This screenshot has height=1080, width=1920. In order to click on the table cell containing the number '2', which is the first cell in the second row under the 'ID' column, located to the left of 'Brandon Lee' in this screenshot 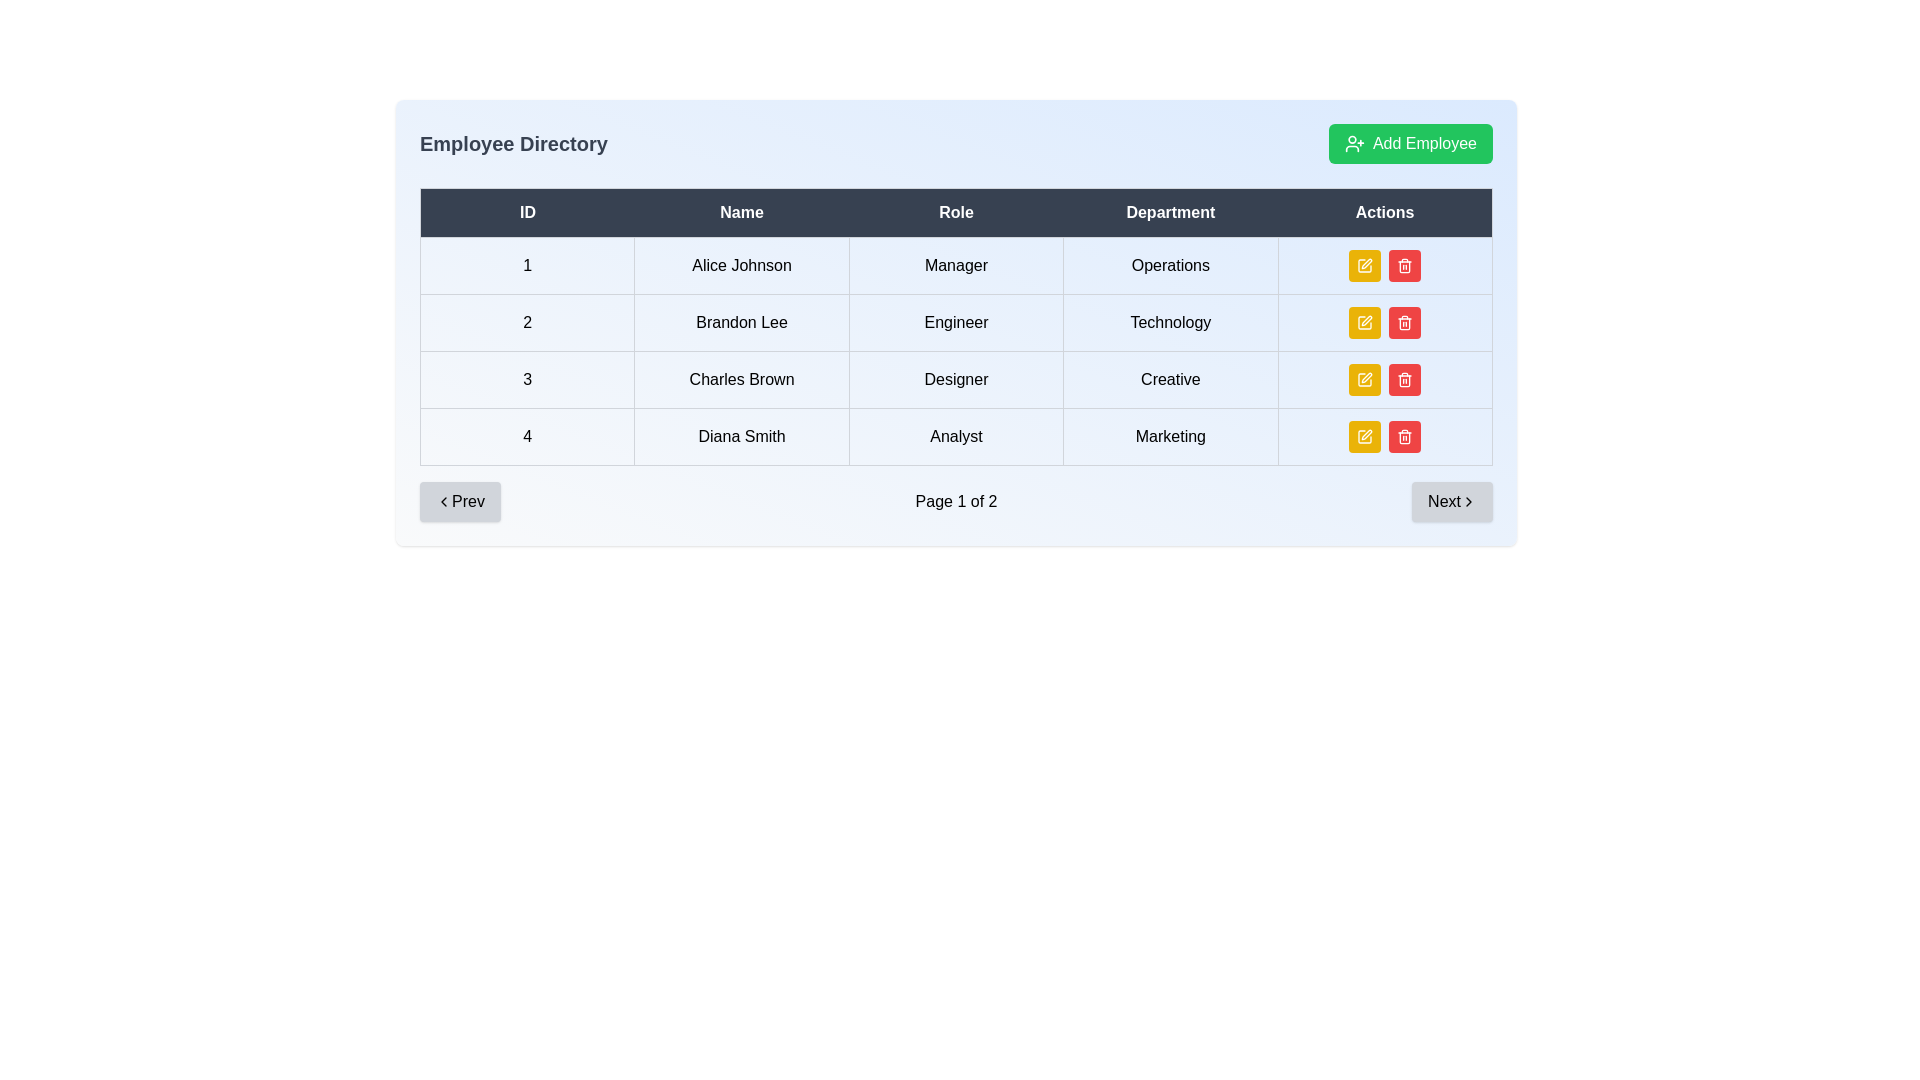, I will do `click(527, 322)`.